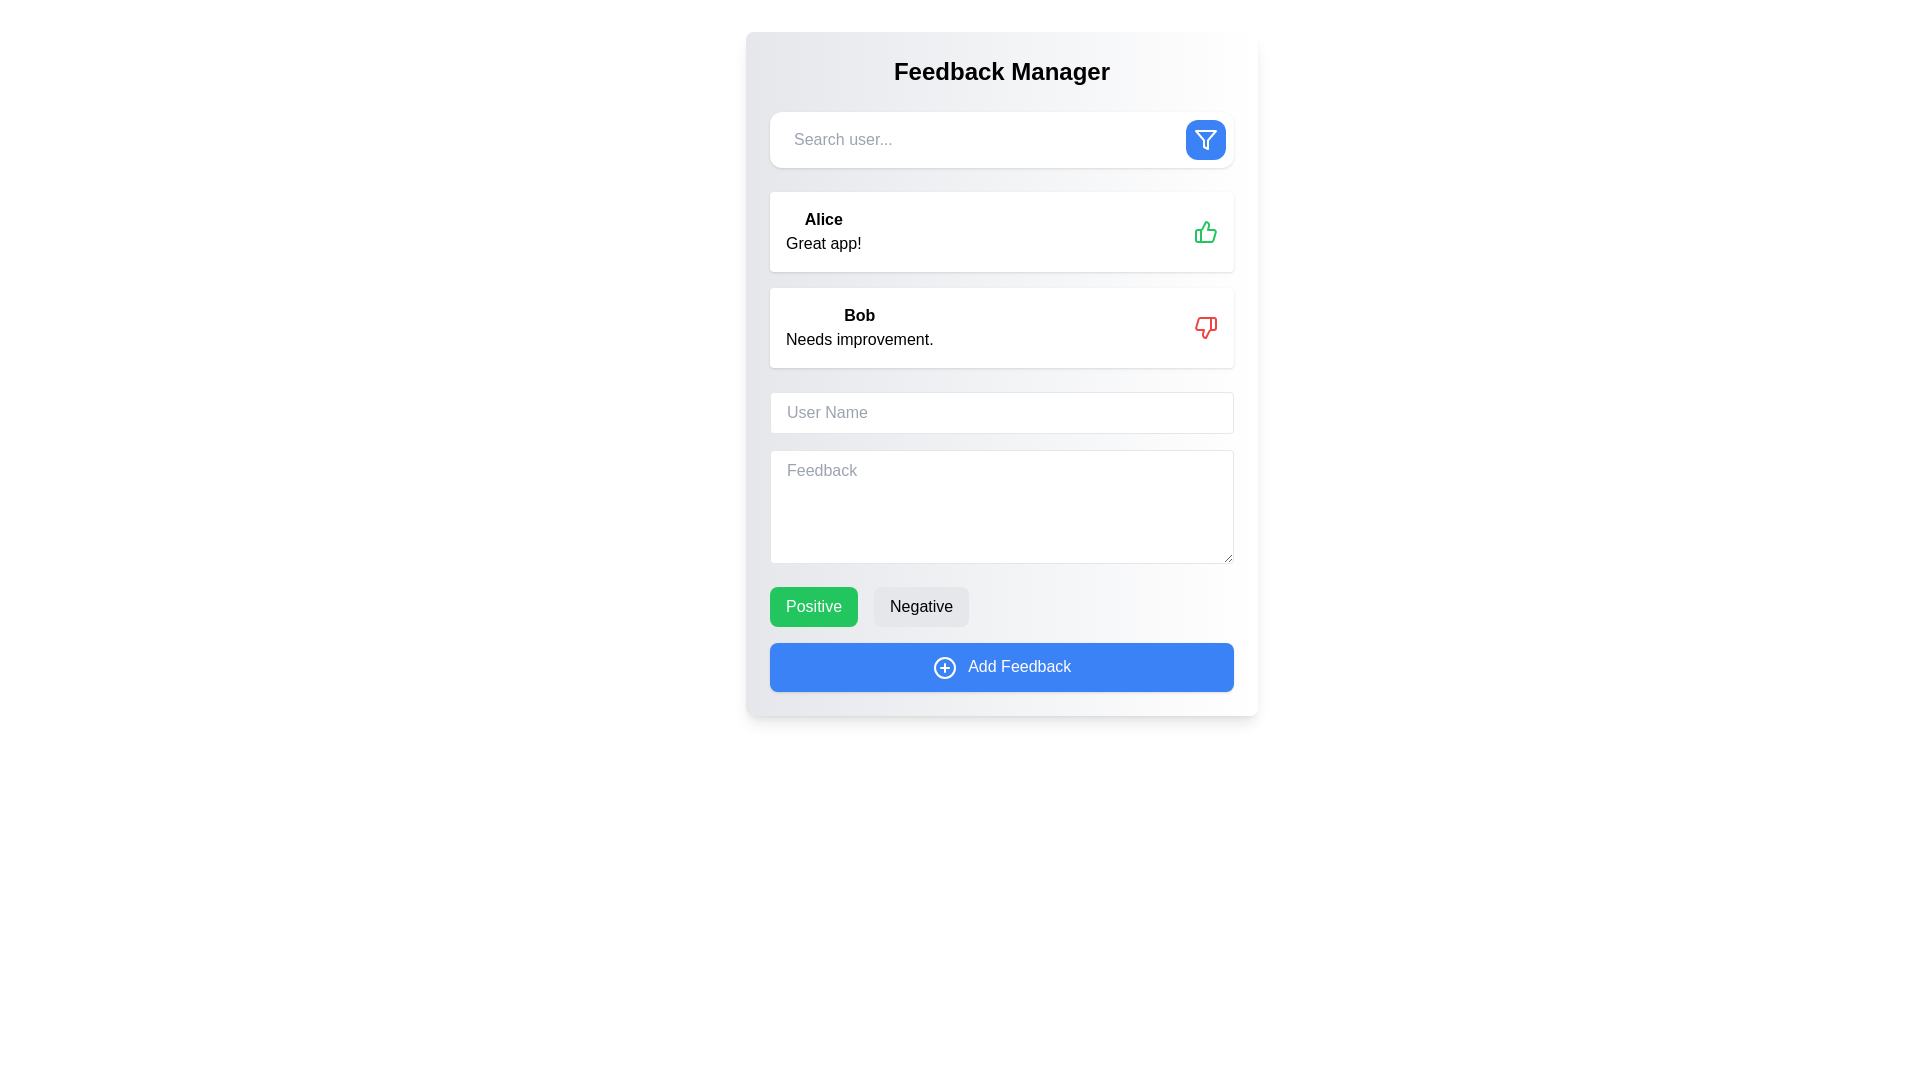  I want to click on the negative sentiment button located to the right of the green 'Positive' button, so click(920, 605).